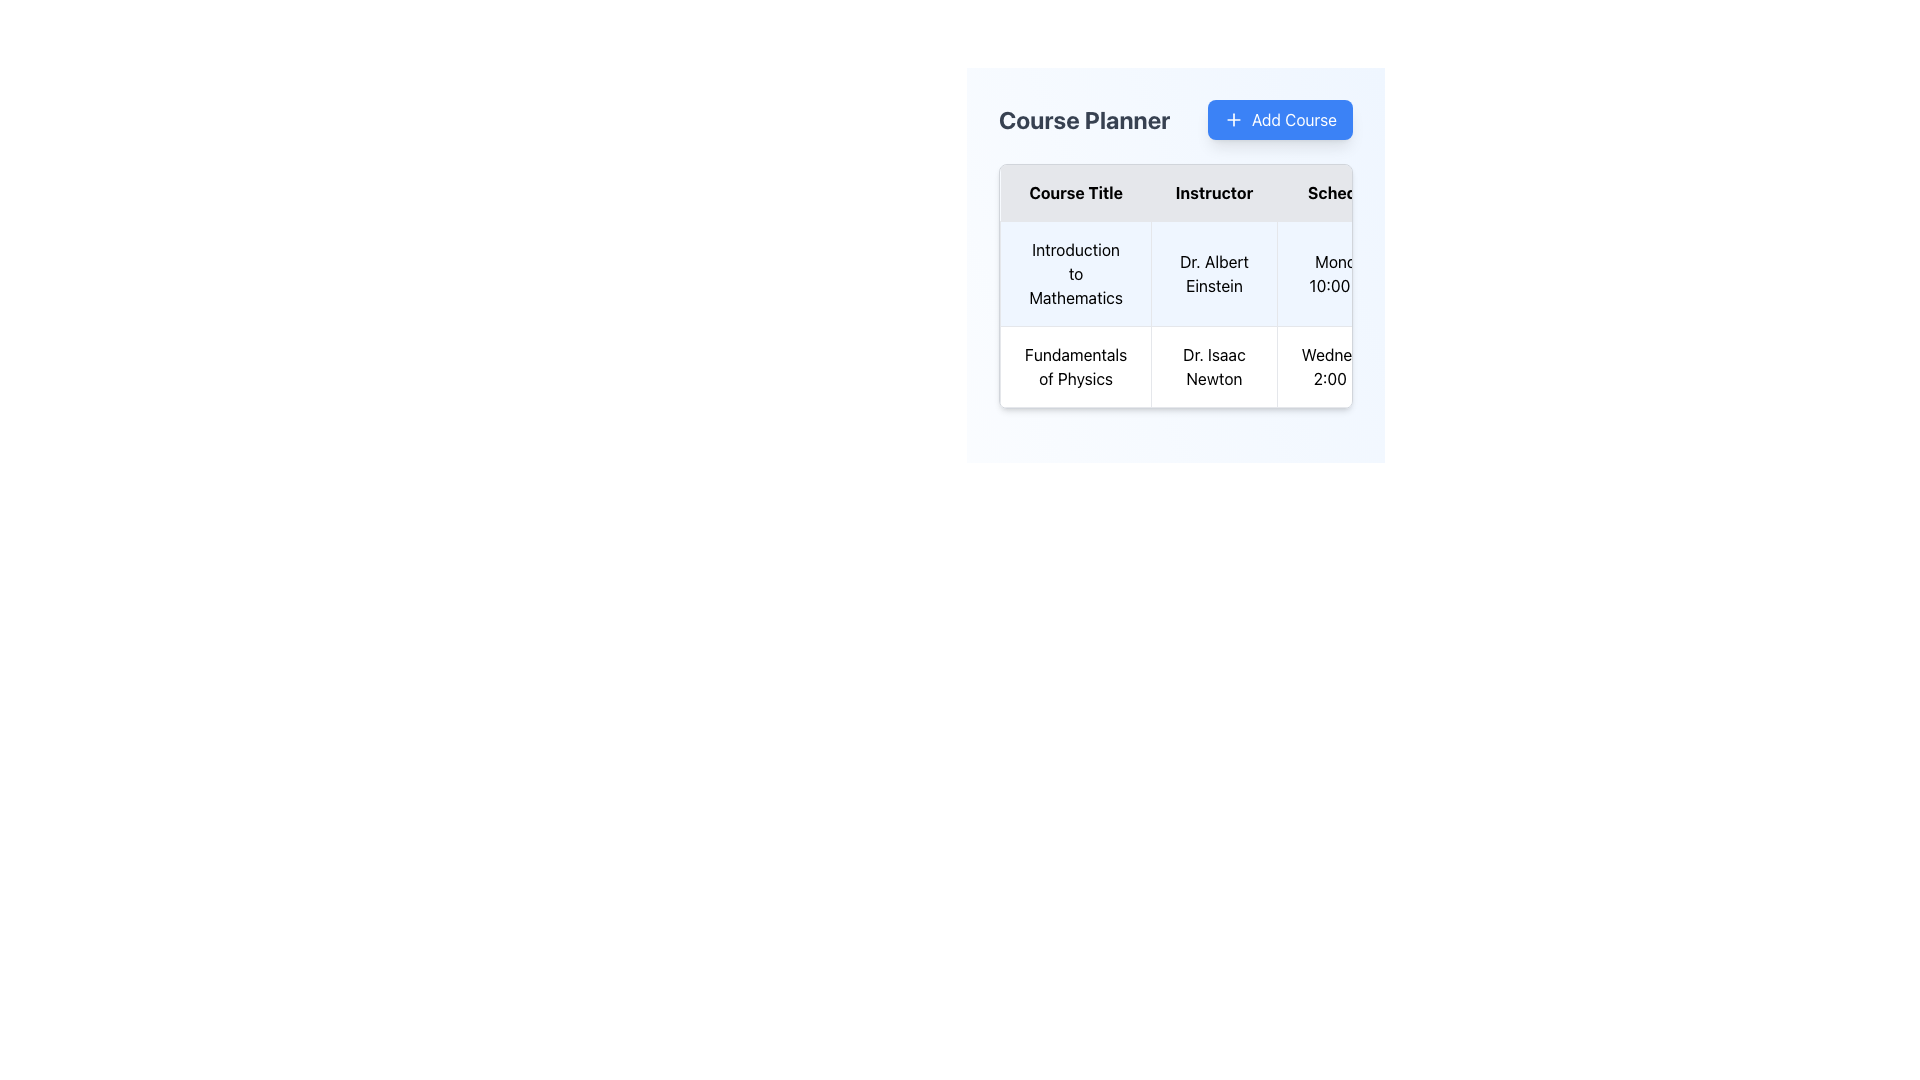  Describe the element at coordinates (1344, 273) in the screenshot. I see `the table cell displaying the schedule timing 'Monday 10:00 AM' in the 'Schedule' column of the 'Introduction to Mathematics' course row` at that location.